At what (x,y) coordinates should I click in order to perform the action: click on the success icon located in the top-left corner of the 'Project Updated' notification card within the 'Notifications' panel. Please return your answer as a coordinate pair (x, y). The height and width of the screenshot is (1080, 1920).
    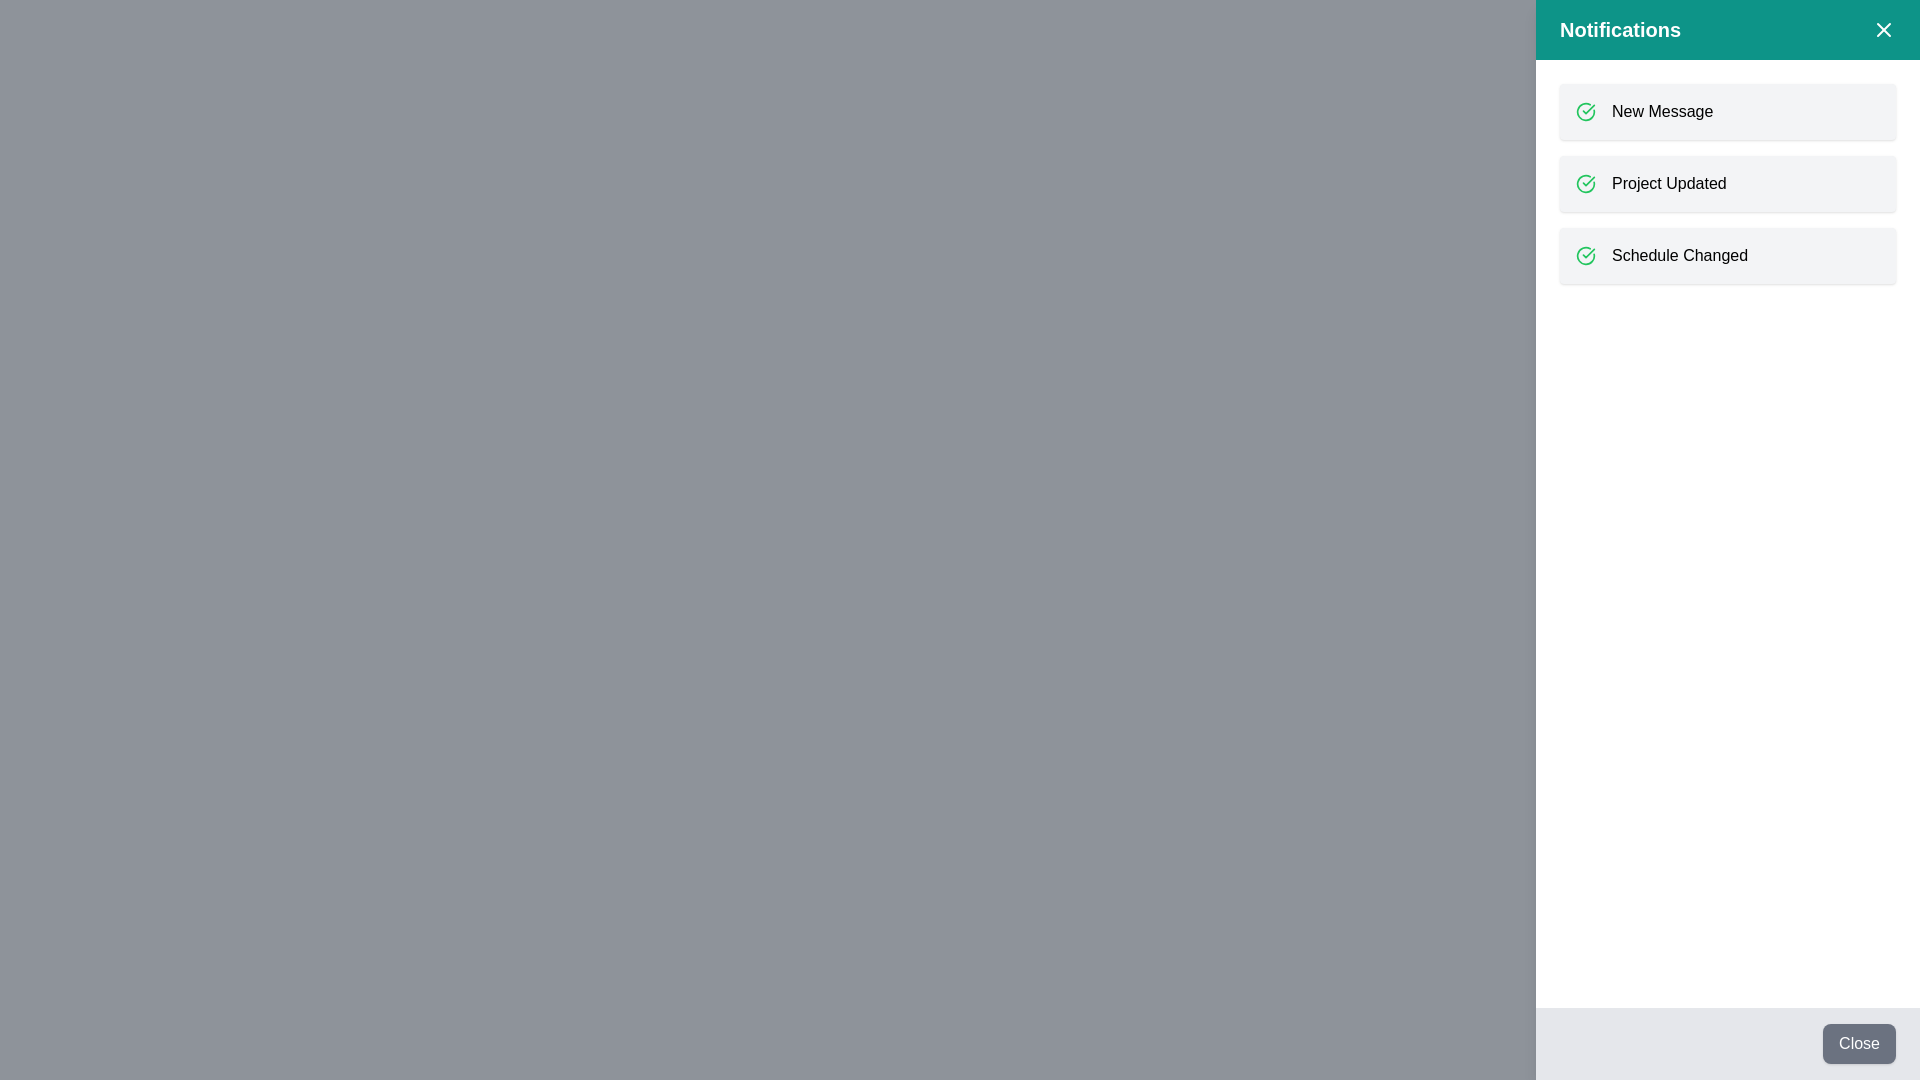
    Looking at the image, I should click on (1584, 184).